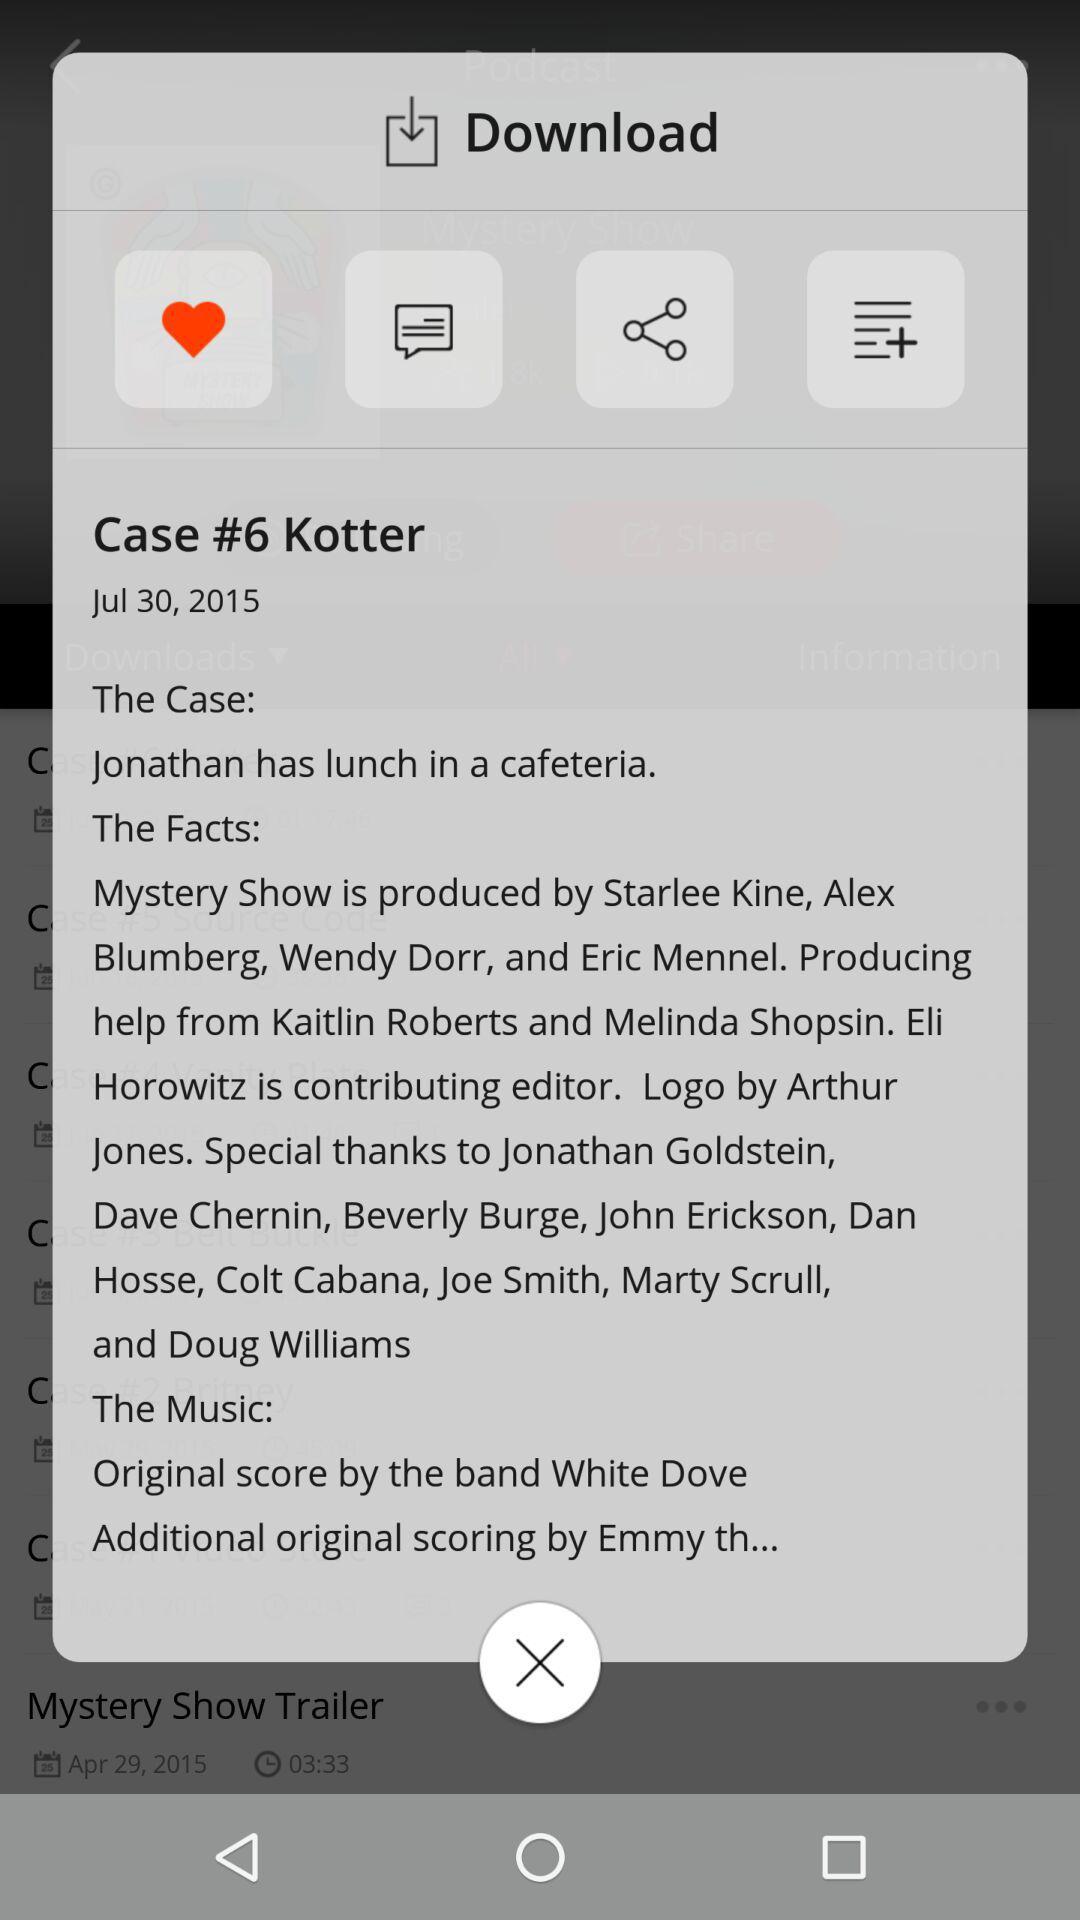  What do you see at coordinates (884, 329) in the screenshot?
I see `a case` at bounding box center [884, 329].